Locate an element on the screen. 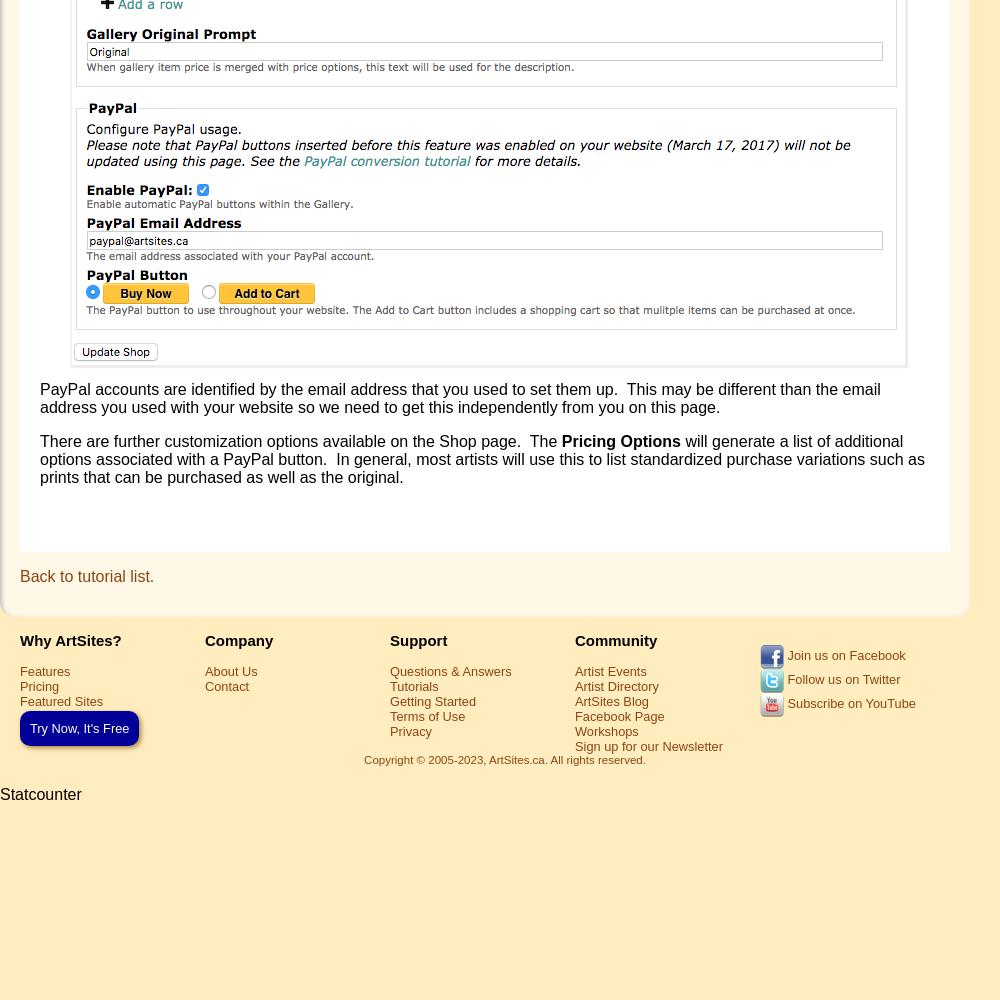 This screenshot has height=1000, width=1000. 'Pricing Options' is located at coordinates (619, 439).